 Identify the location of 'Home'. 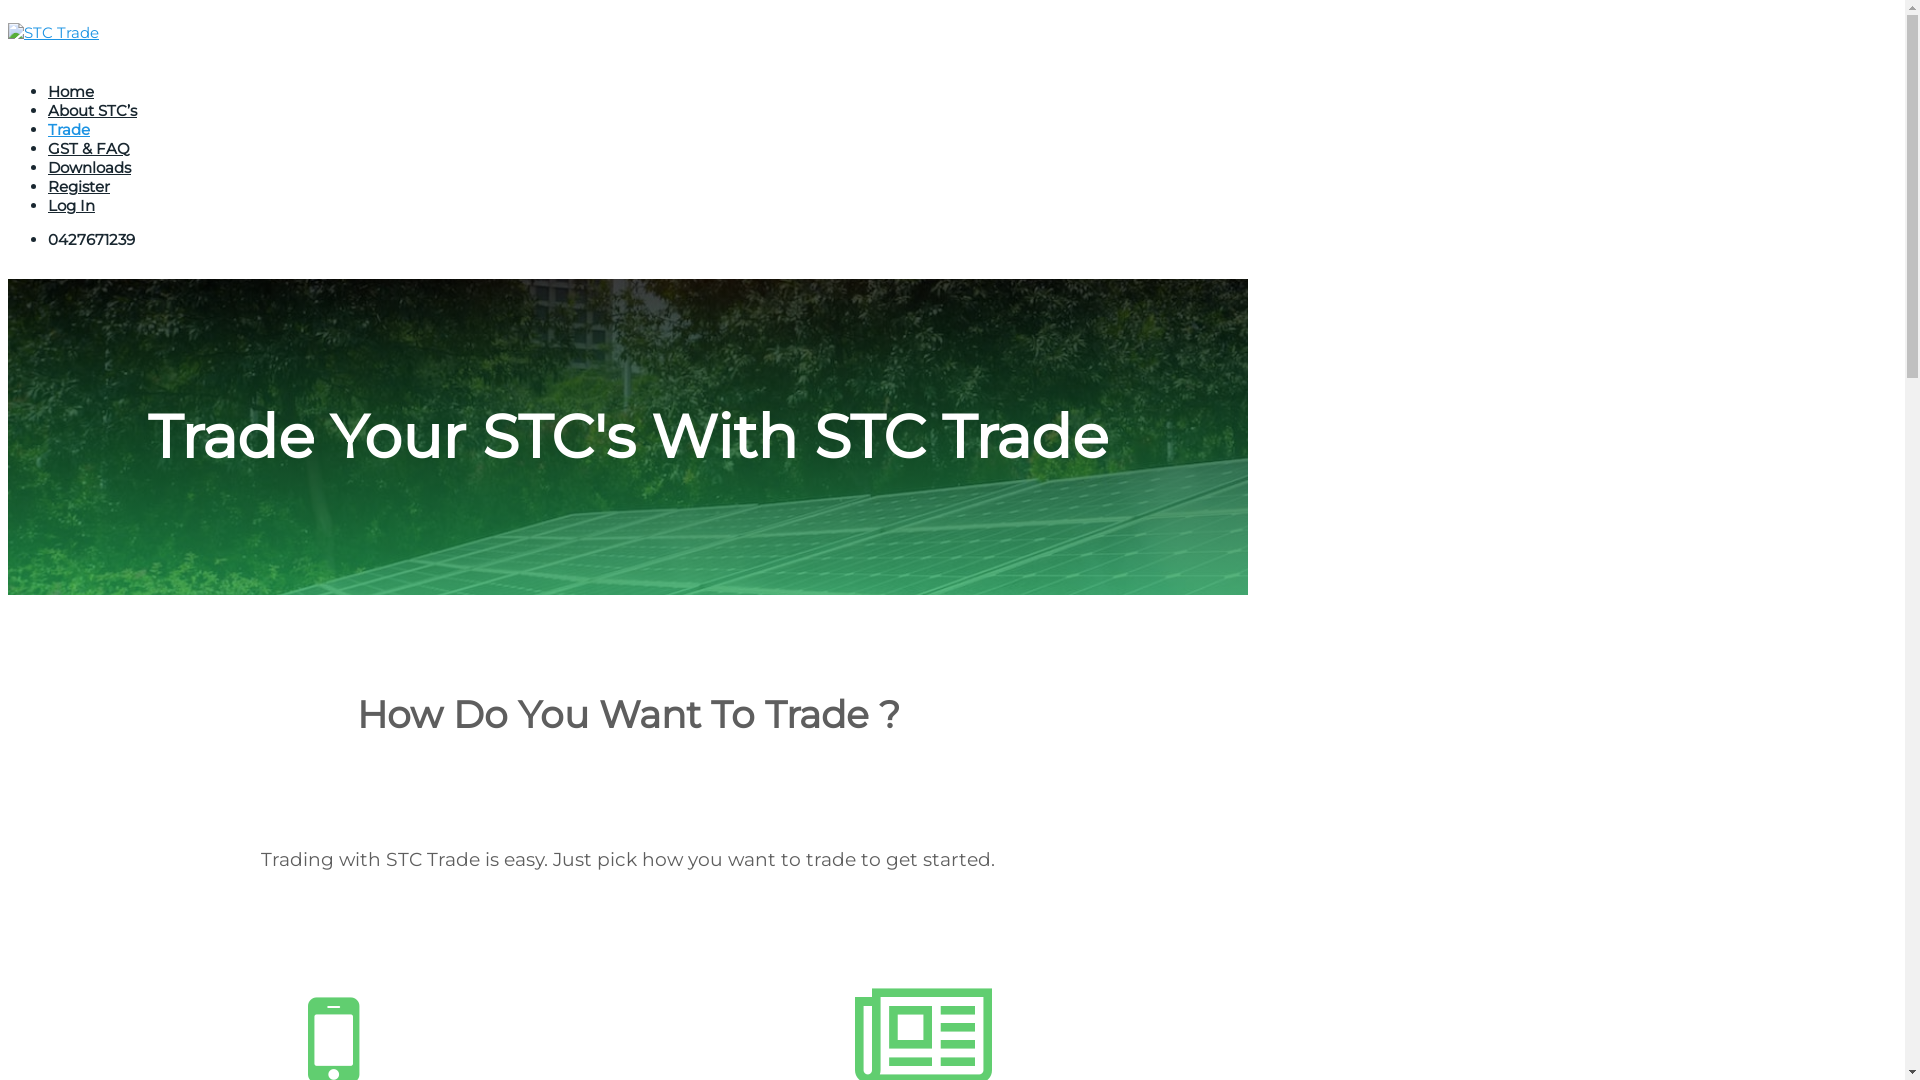
(71, 91).